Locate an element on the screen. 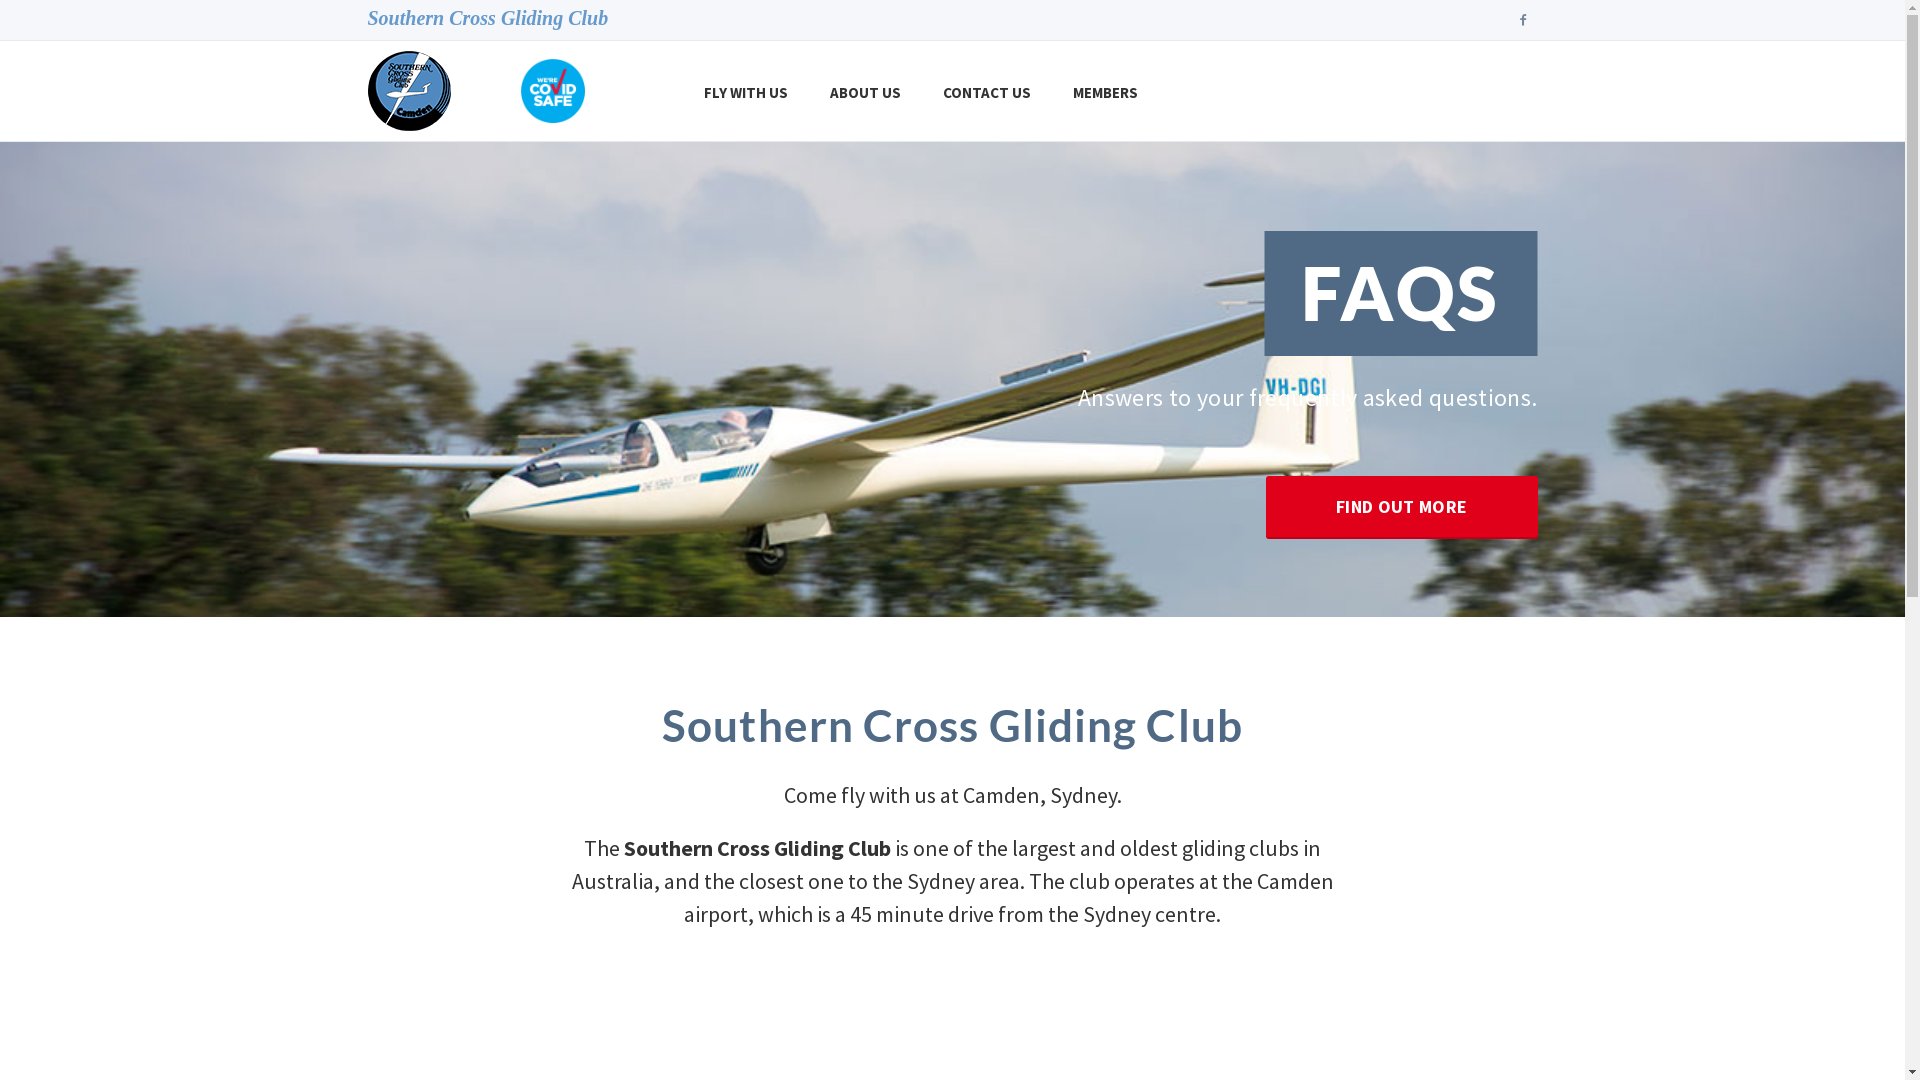  'FLY WITH US' is located at coordinates (744, 91).